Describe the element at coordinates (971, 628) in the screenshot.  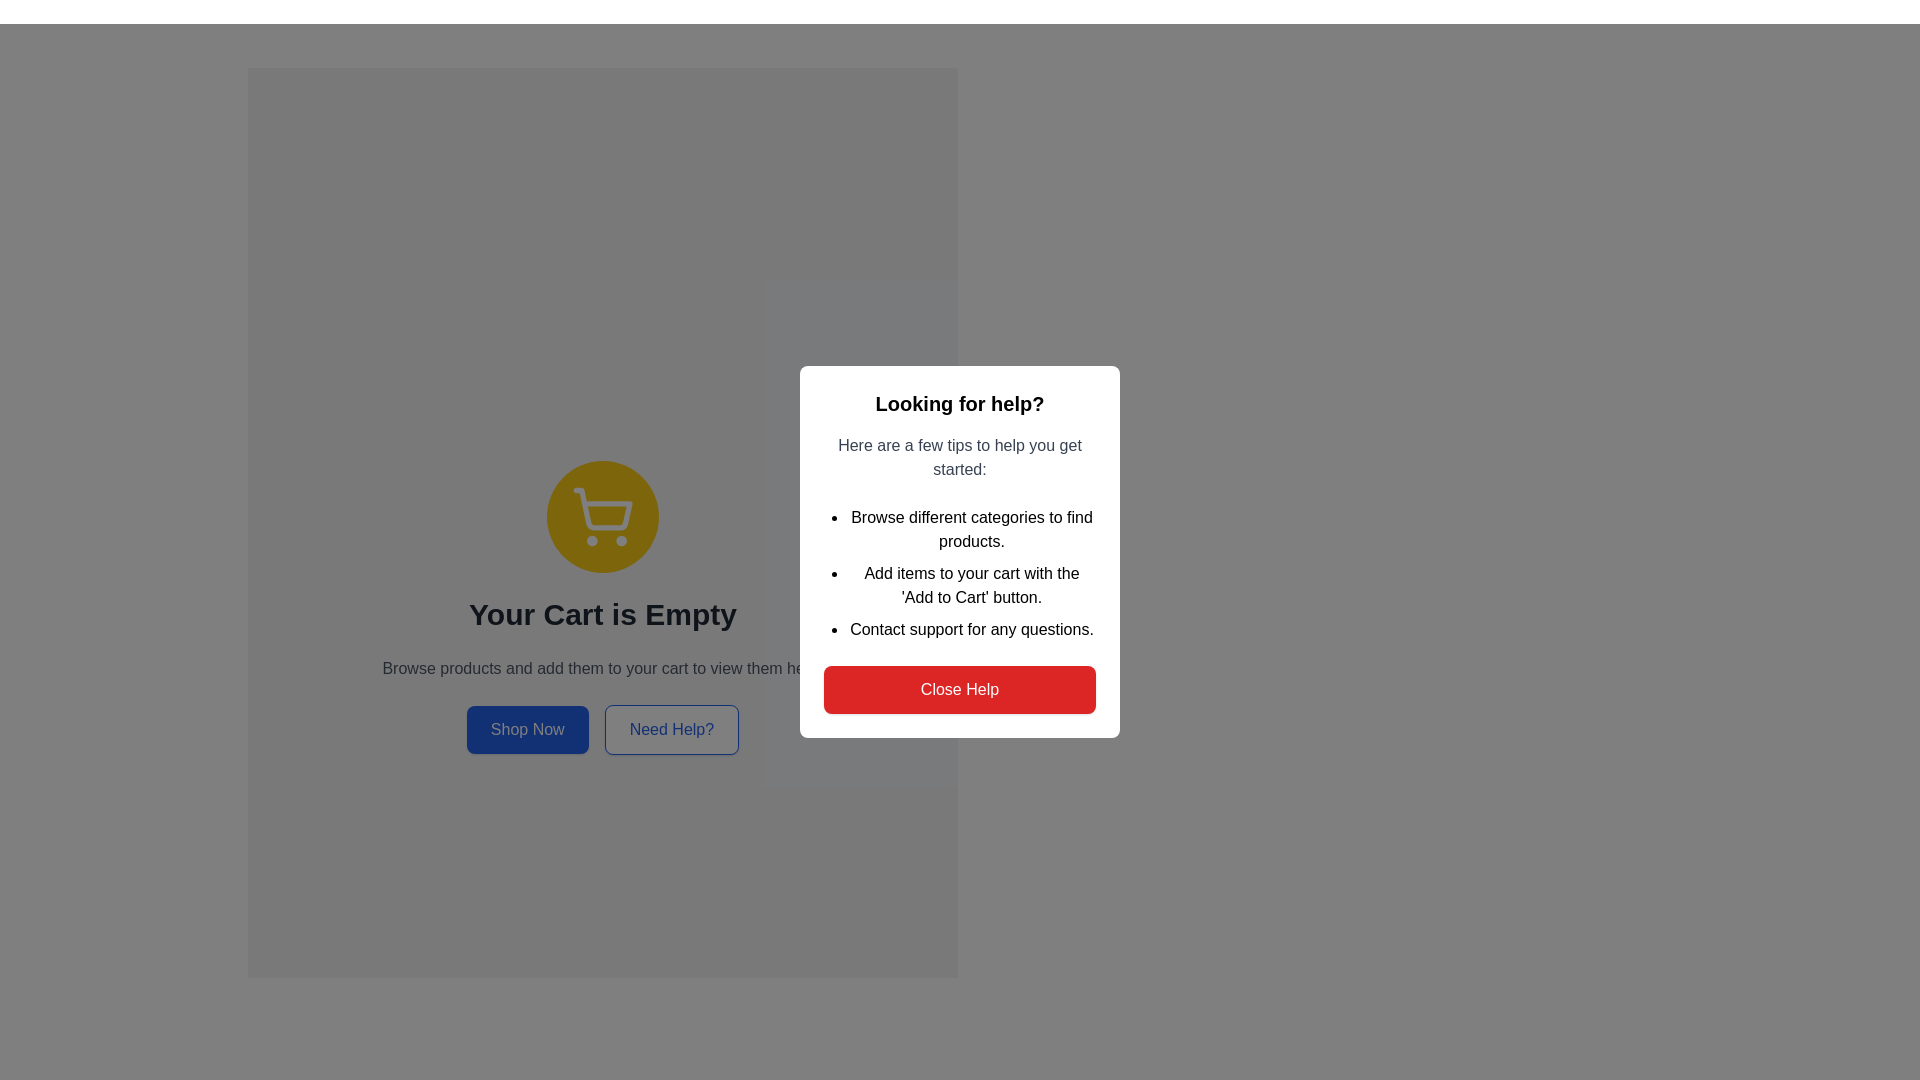
I see `the static text that reads 'Contact support for any questions.' which is the third item in a bulleted list within the modal titled 'Looking for help?'` at that location.